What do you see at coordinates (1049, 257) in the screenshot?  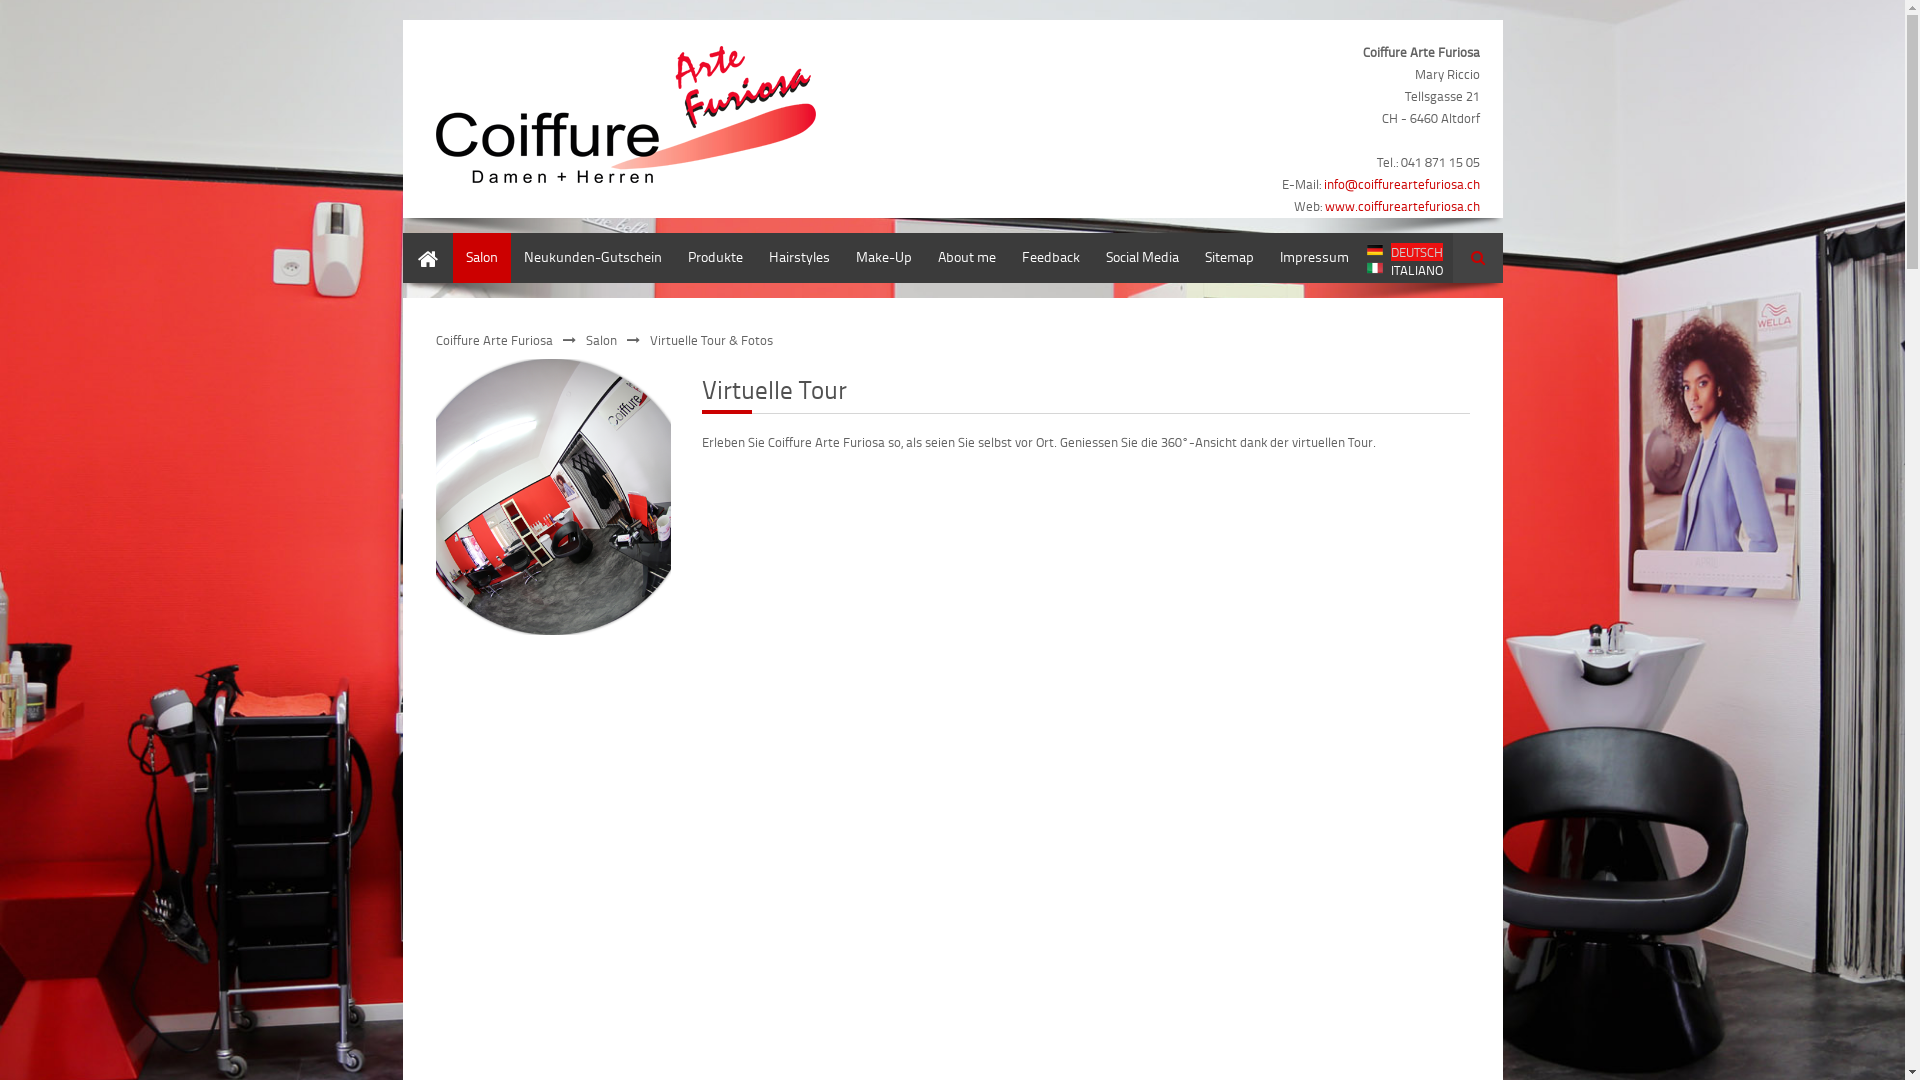 I see `'Feedback'` at bounding box center [1049, 257].